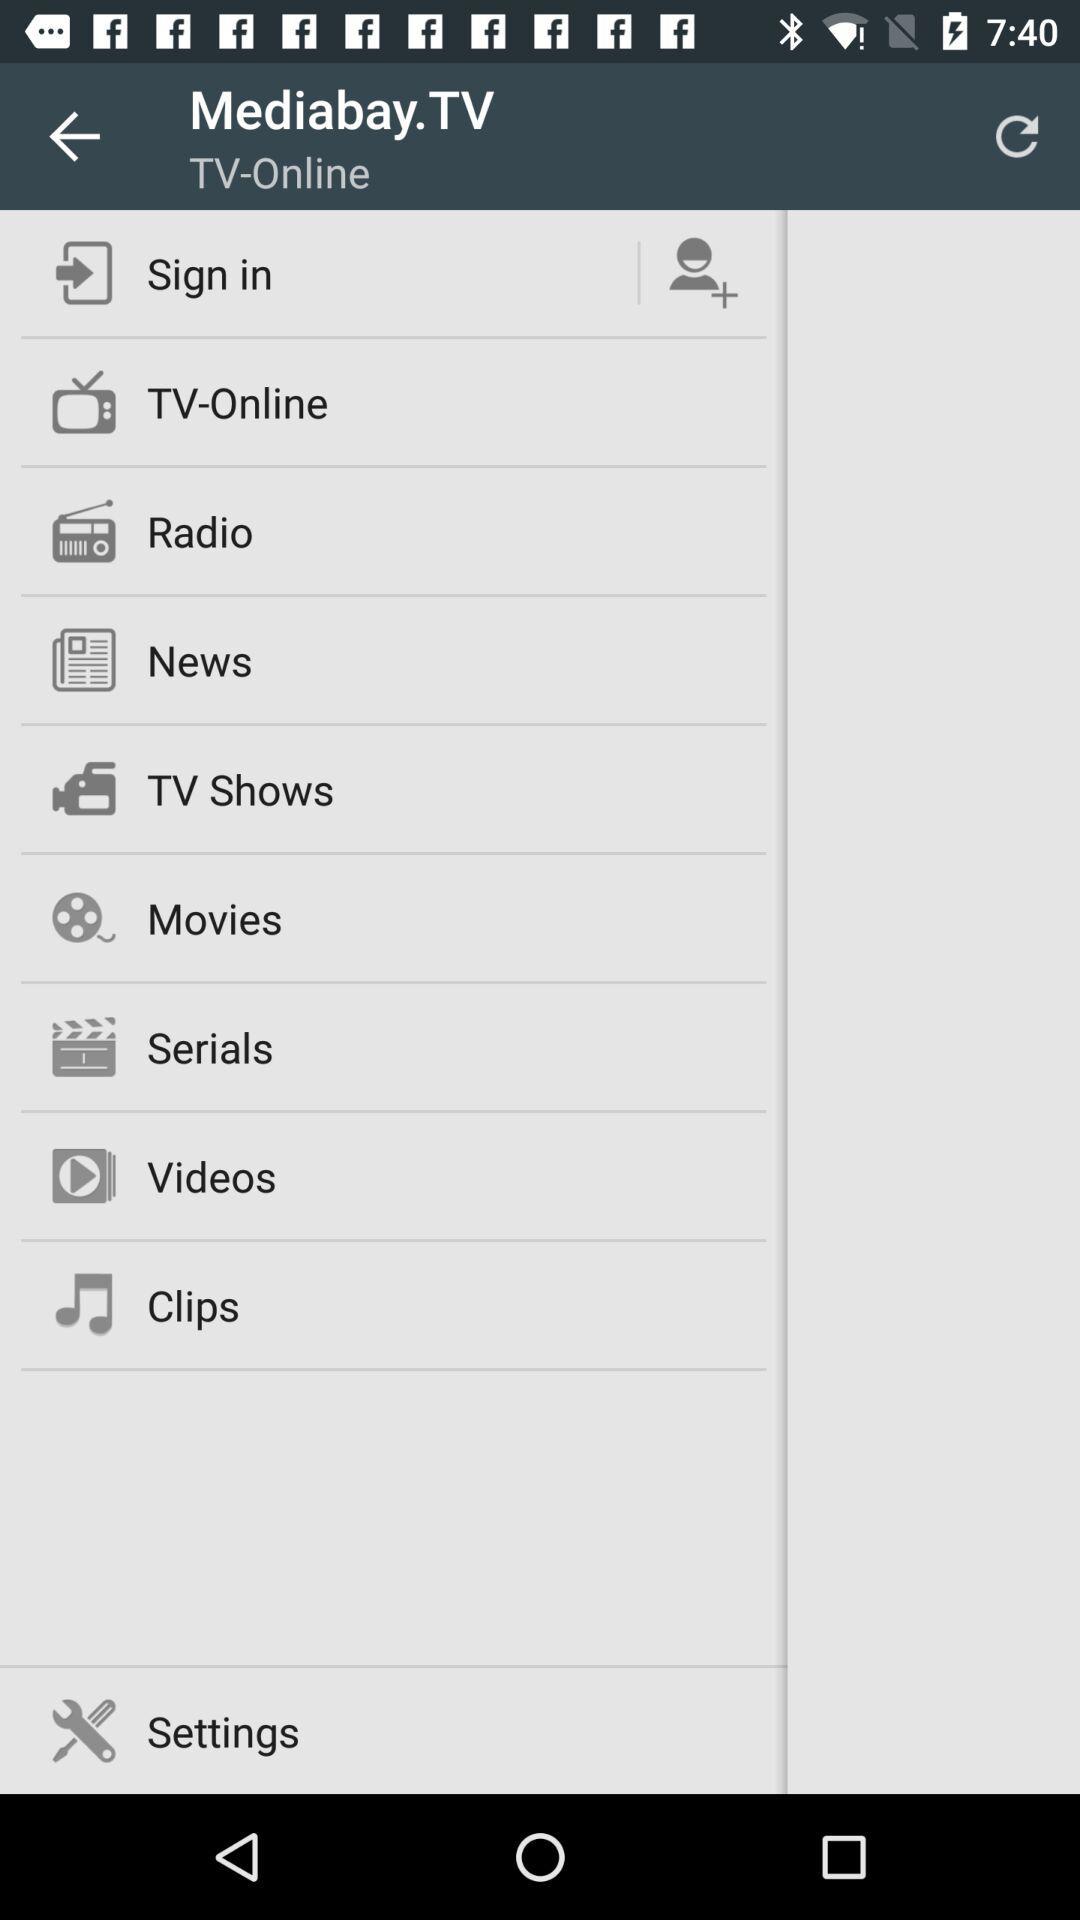 This screenshot has height=1920, width=1080. What do you see at coordinates (223, 1730) in the screenshot?
I see `settings` at bounding box center [223, 1730].